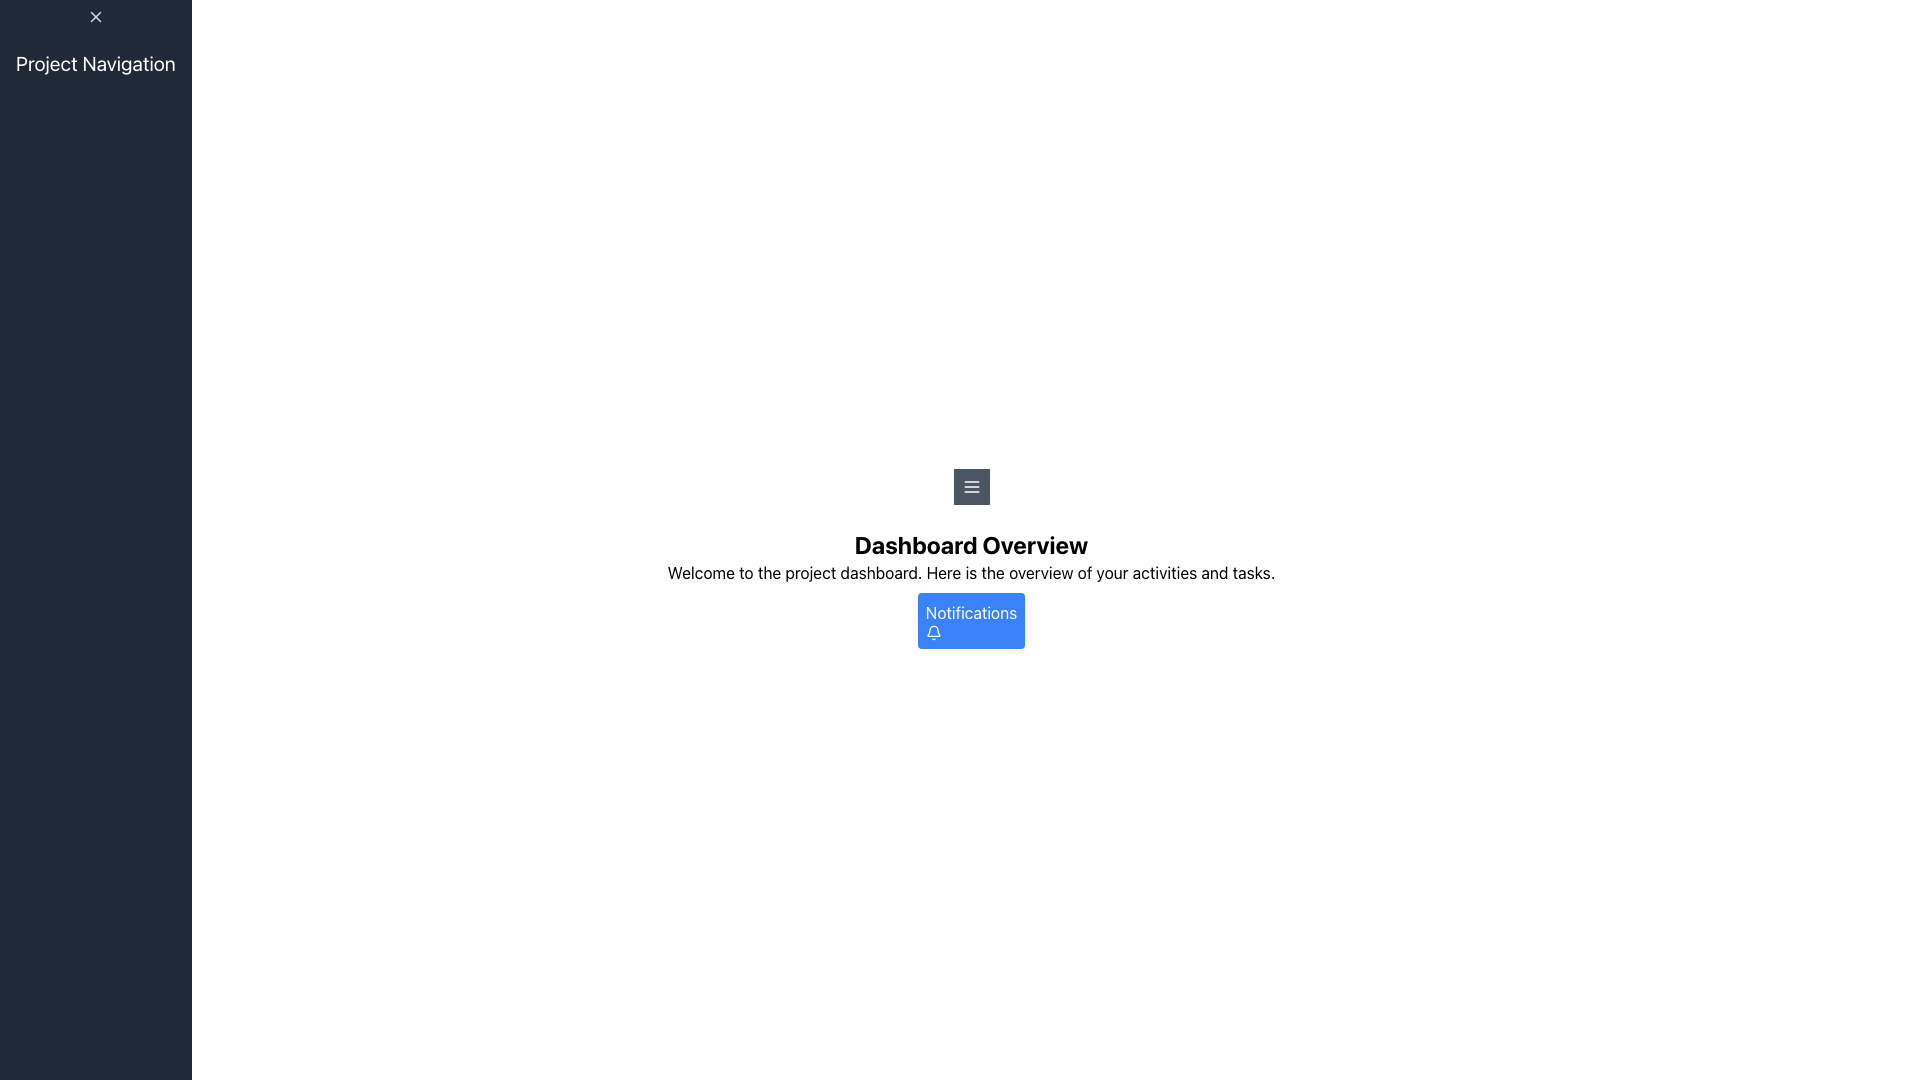  Describe the element at coordinates (971, 544) in the screenshot. I see `the title or header text element that introduces the content of the section, located directly above a paragraph and a blue 'Notifications' button` at that location.